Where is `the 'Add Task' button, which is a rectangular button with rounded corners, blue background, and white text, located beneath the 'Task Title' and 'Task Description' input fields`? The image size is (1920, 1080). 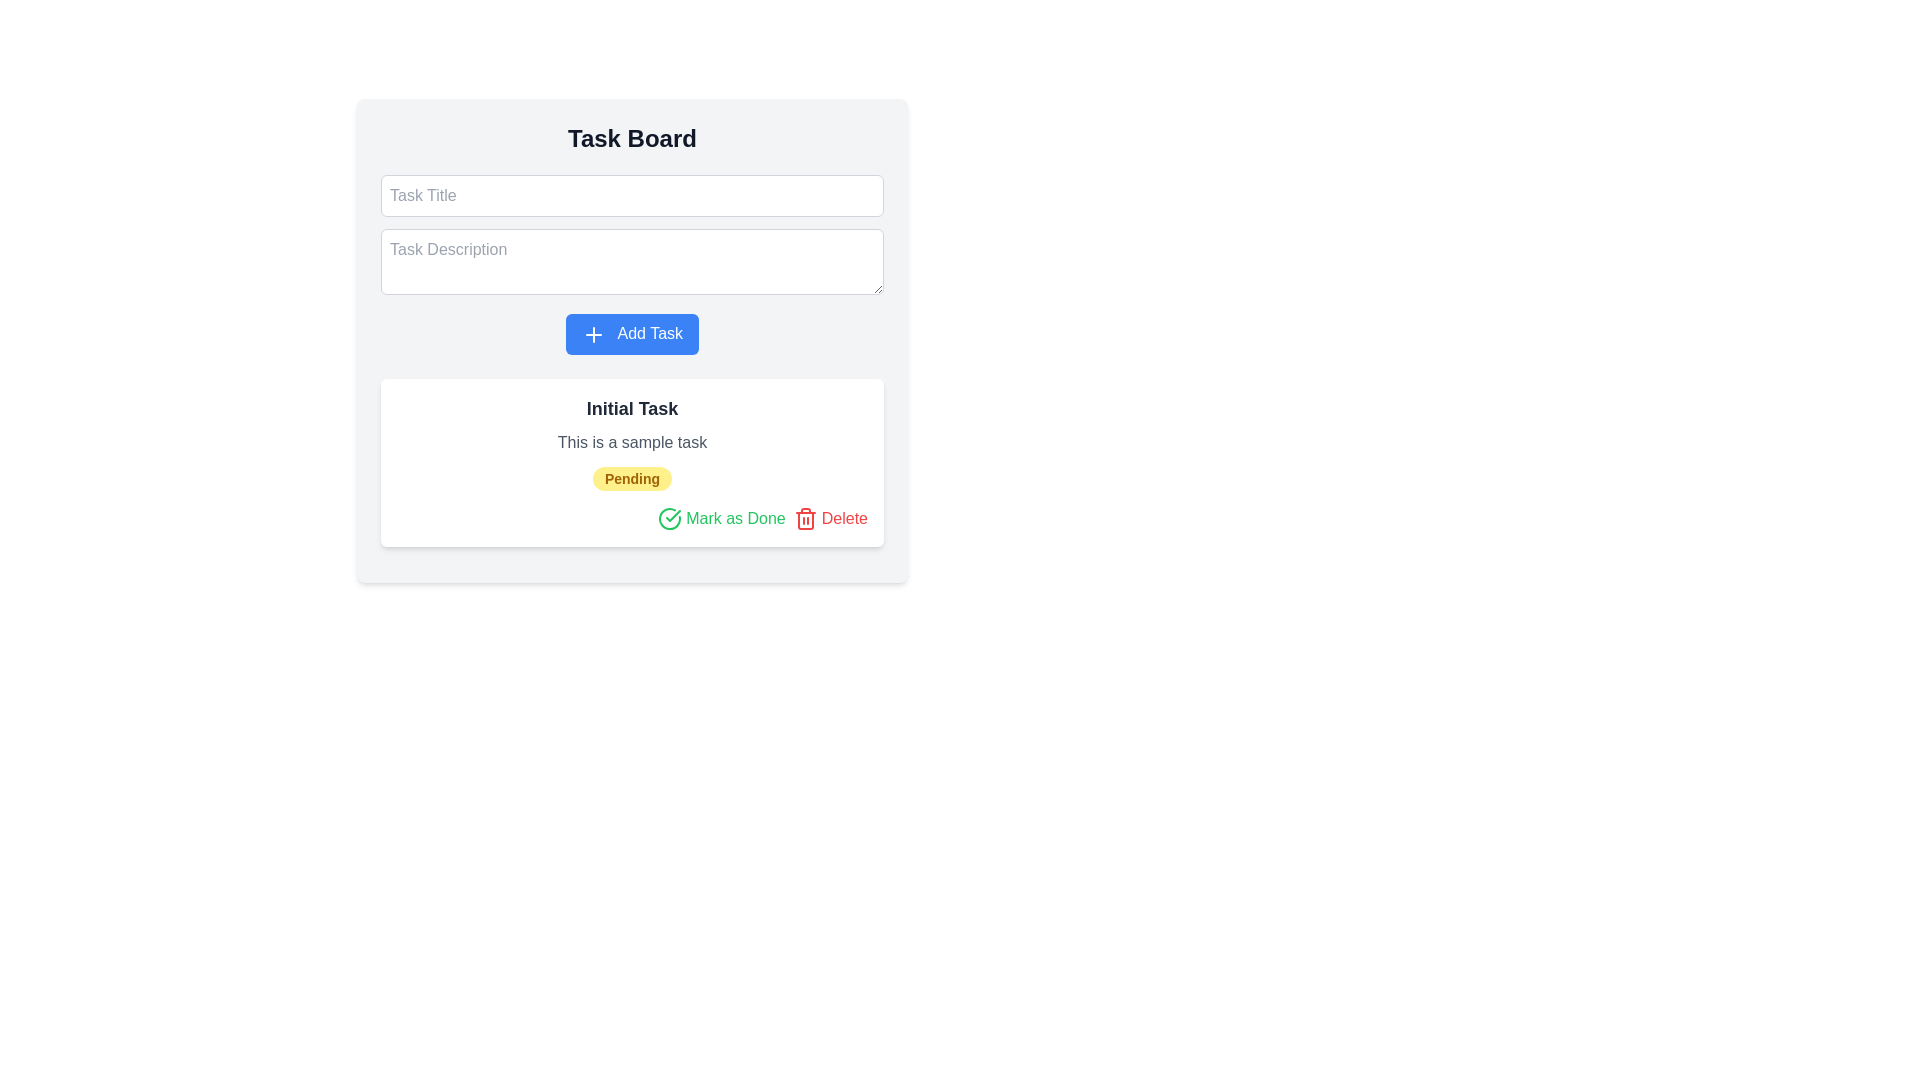 the 'Add Task' button, which is a rectangular button with rounded corners, blue background, and white text, located beneath the 'Task Title' and 'Task Description' input fields is located at coordinates (631, 333).